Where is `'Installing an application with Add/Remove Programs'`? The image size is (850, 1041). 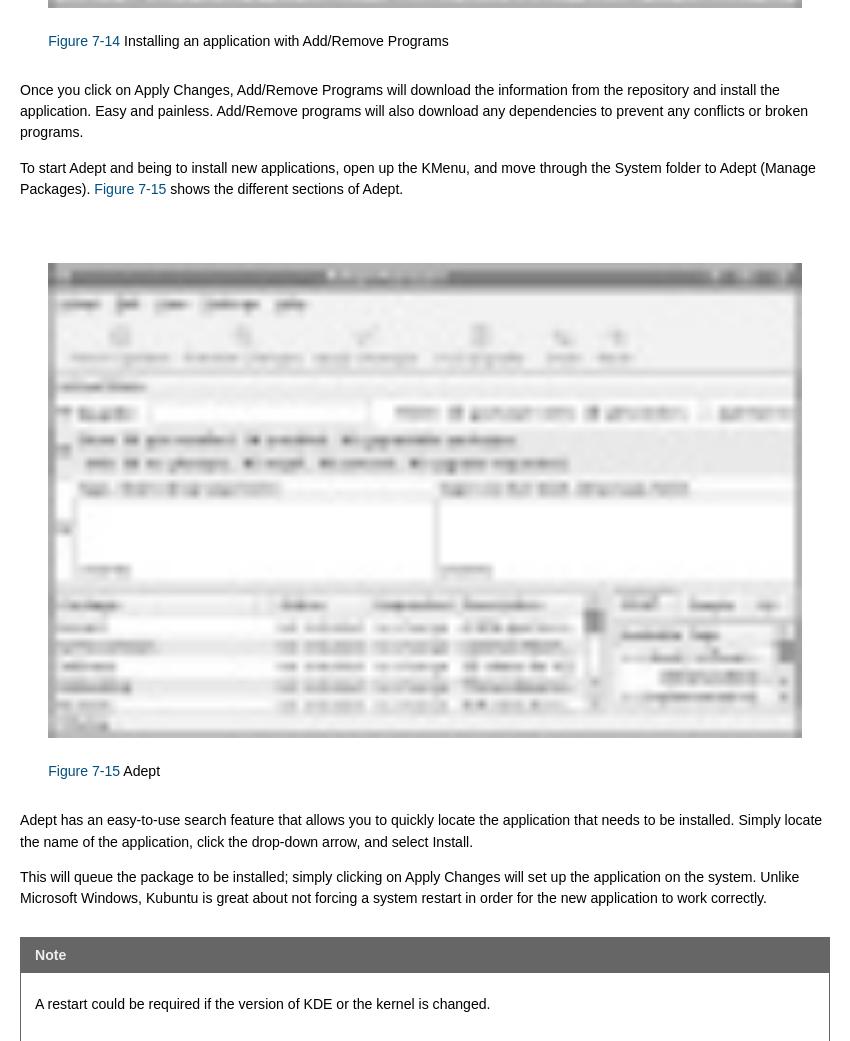
'Installing an application with Add/Remove Programs' is located at coordinates (282, 38).